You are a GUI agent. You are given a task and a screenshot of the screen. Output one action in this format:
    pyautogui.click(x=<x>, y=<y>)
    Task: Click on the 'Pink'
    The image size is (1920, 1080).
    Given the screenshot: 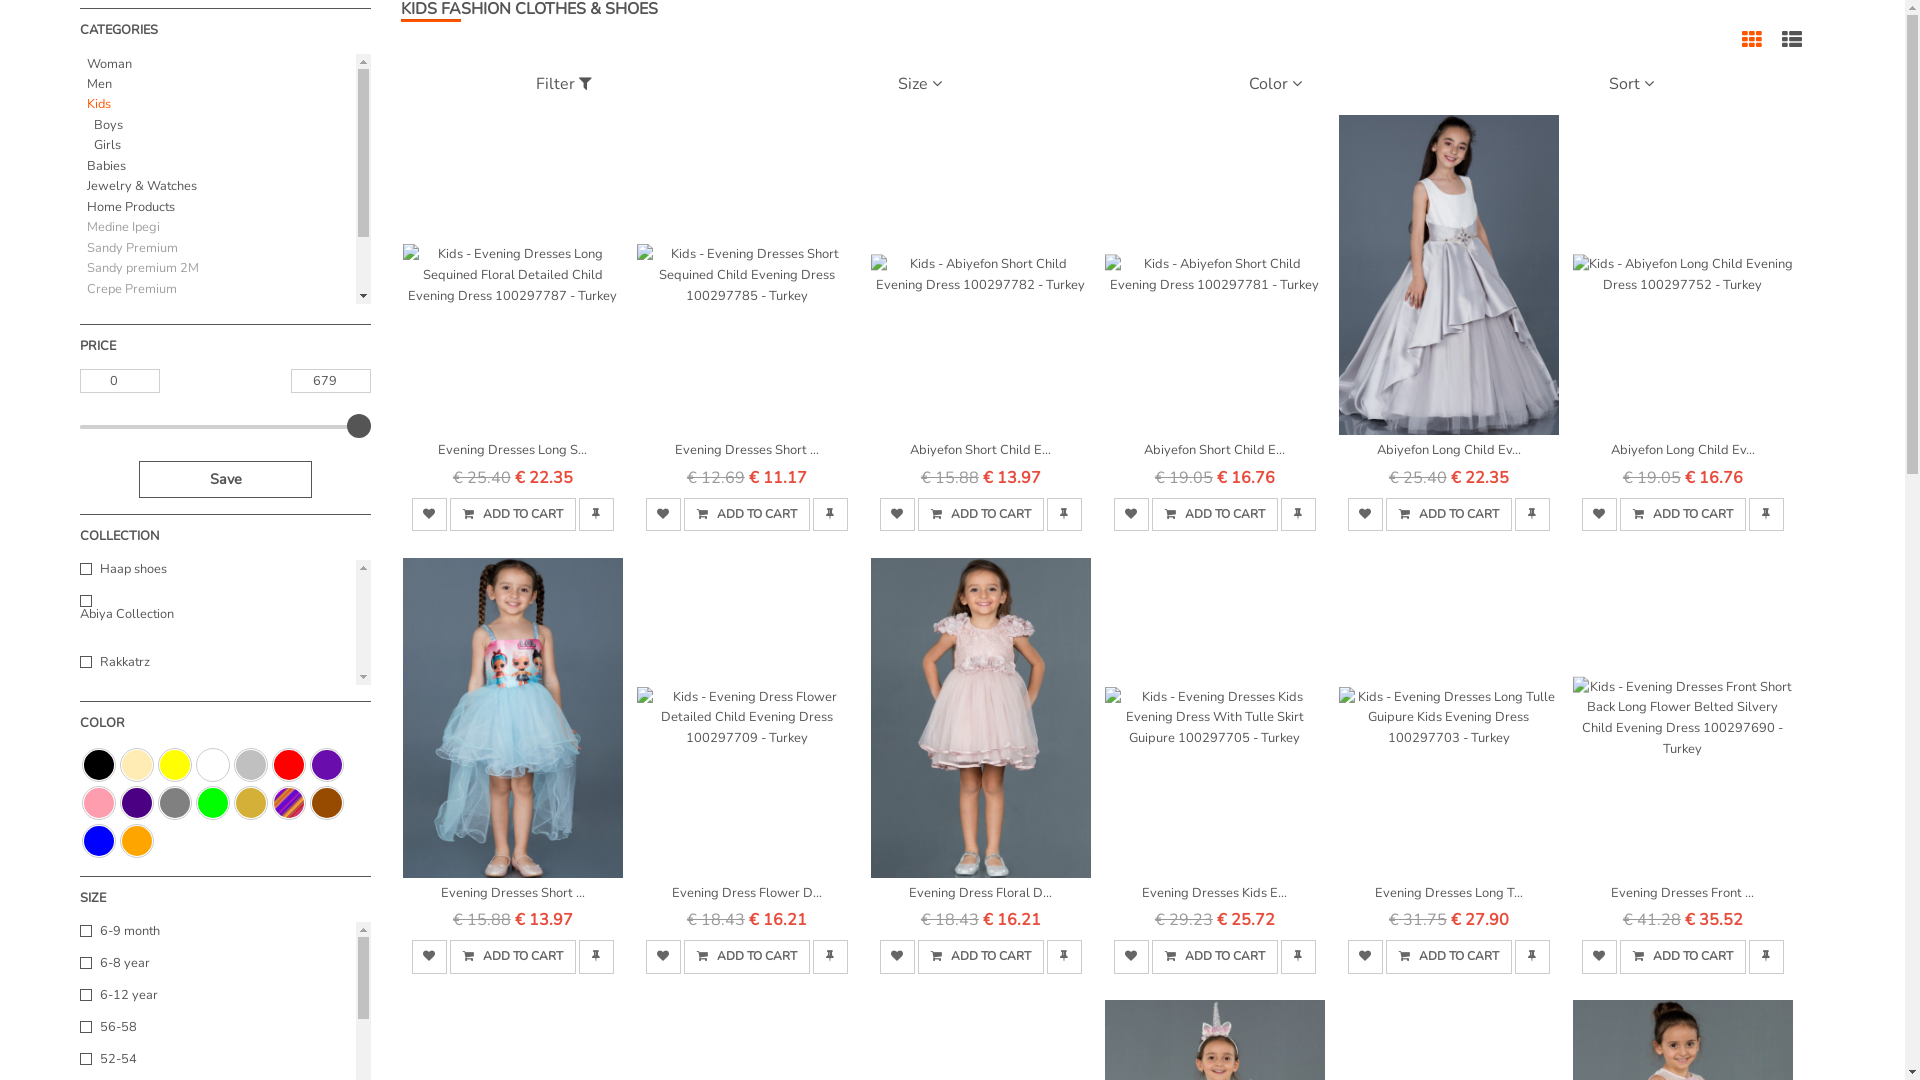 What is the action you would take?
    pyautogui.click(x=98, y=801)
    